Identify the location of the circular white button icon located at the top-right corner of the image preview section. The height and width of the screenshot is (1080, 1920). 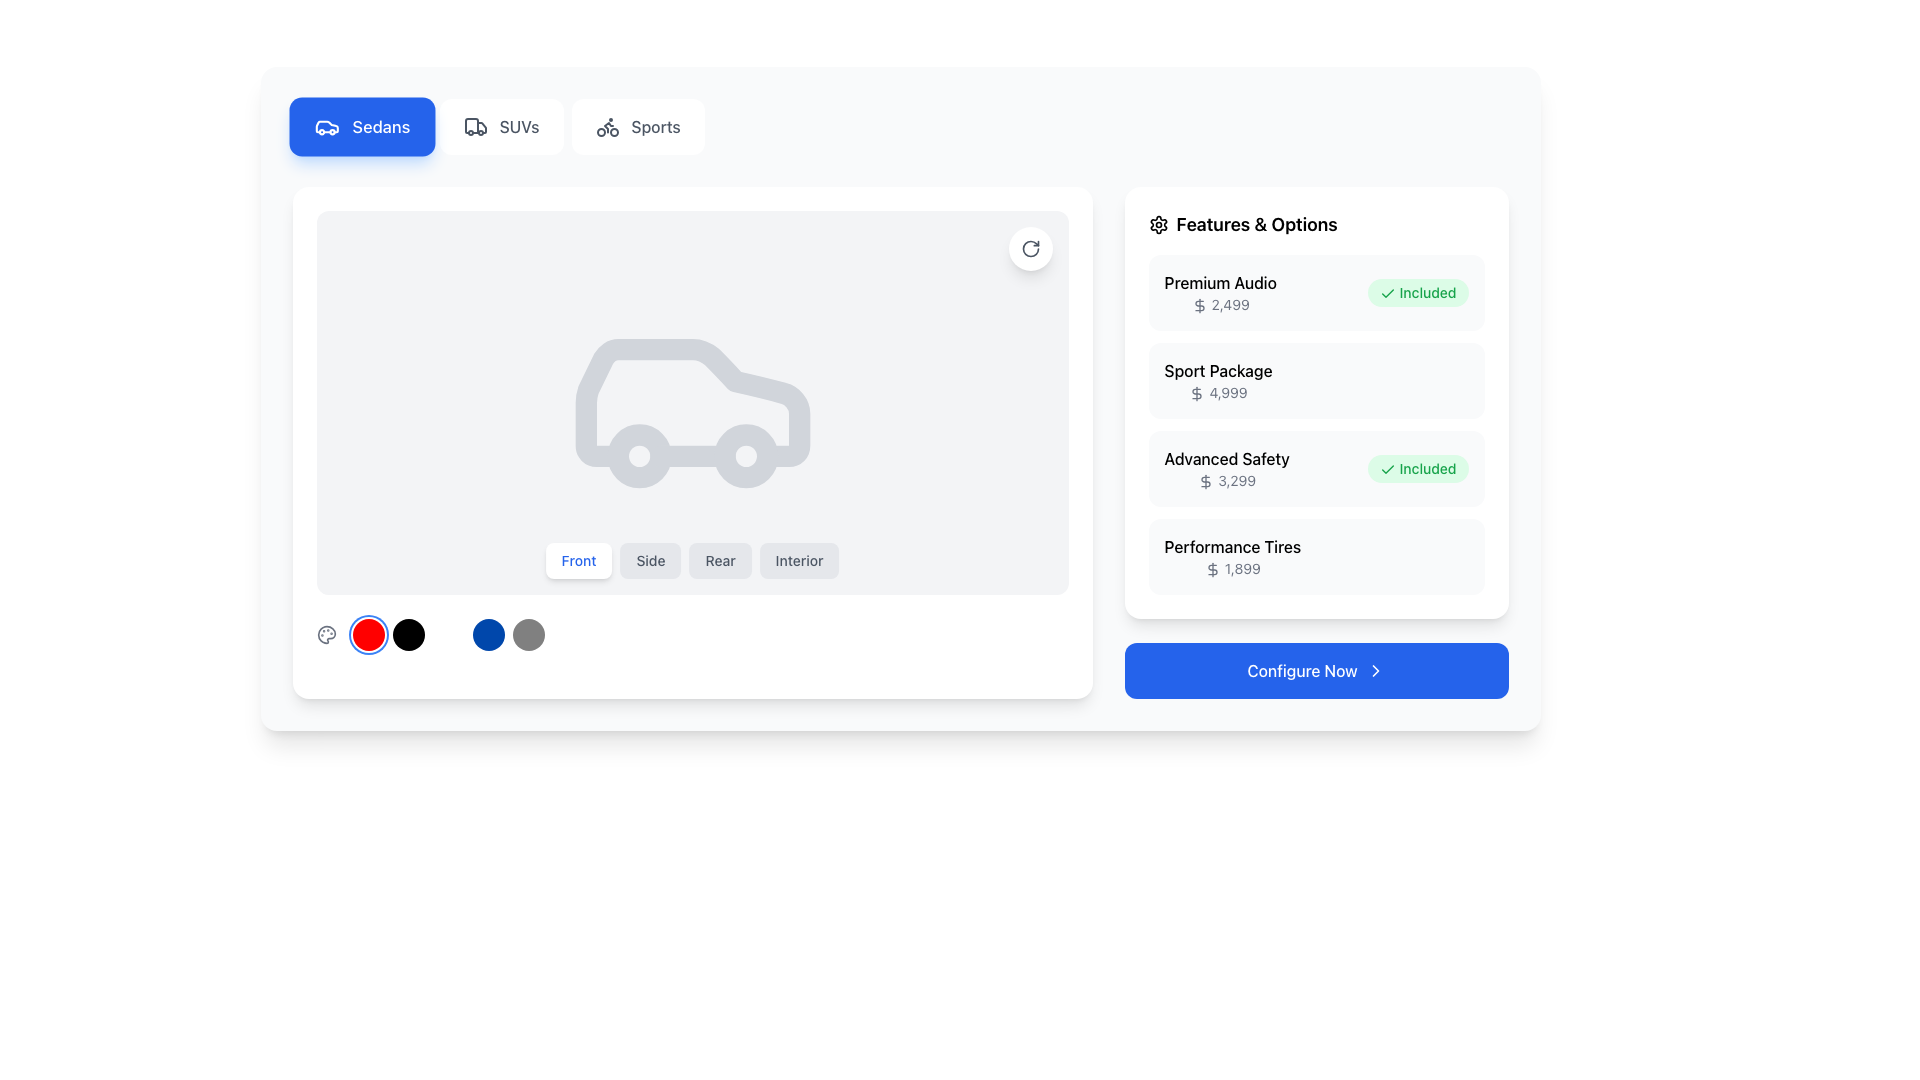
(1030, 248).